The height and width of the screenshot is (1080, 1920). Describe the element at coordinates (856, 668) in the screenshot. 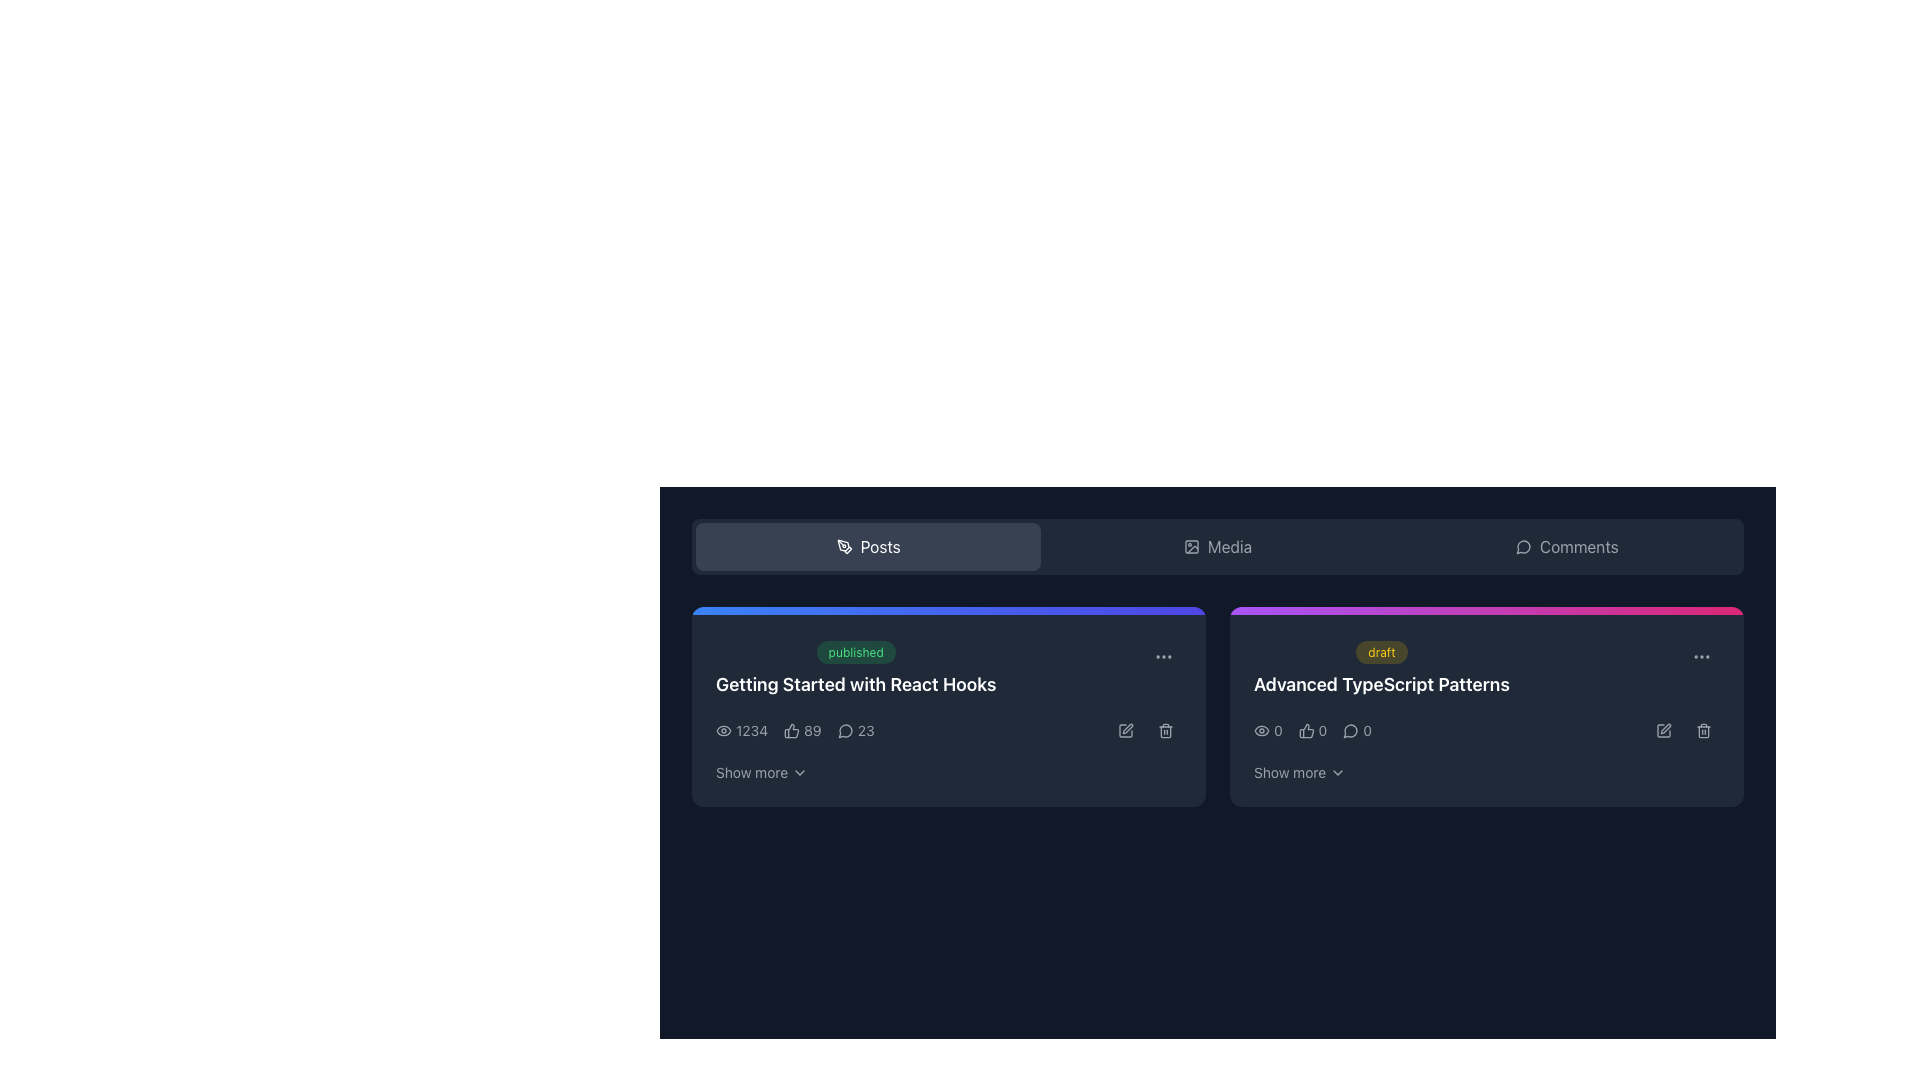

I see `text of the title 'Getting Started with React Hooks' located below the green 'published' label in the center-left area of the card layout` at that location.